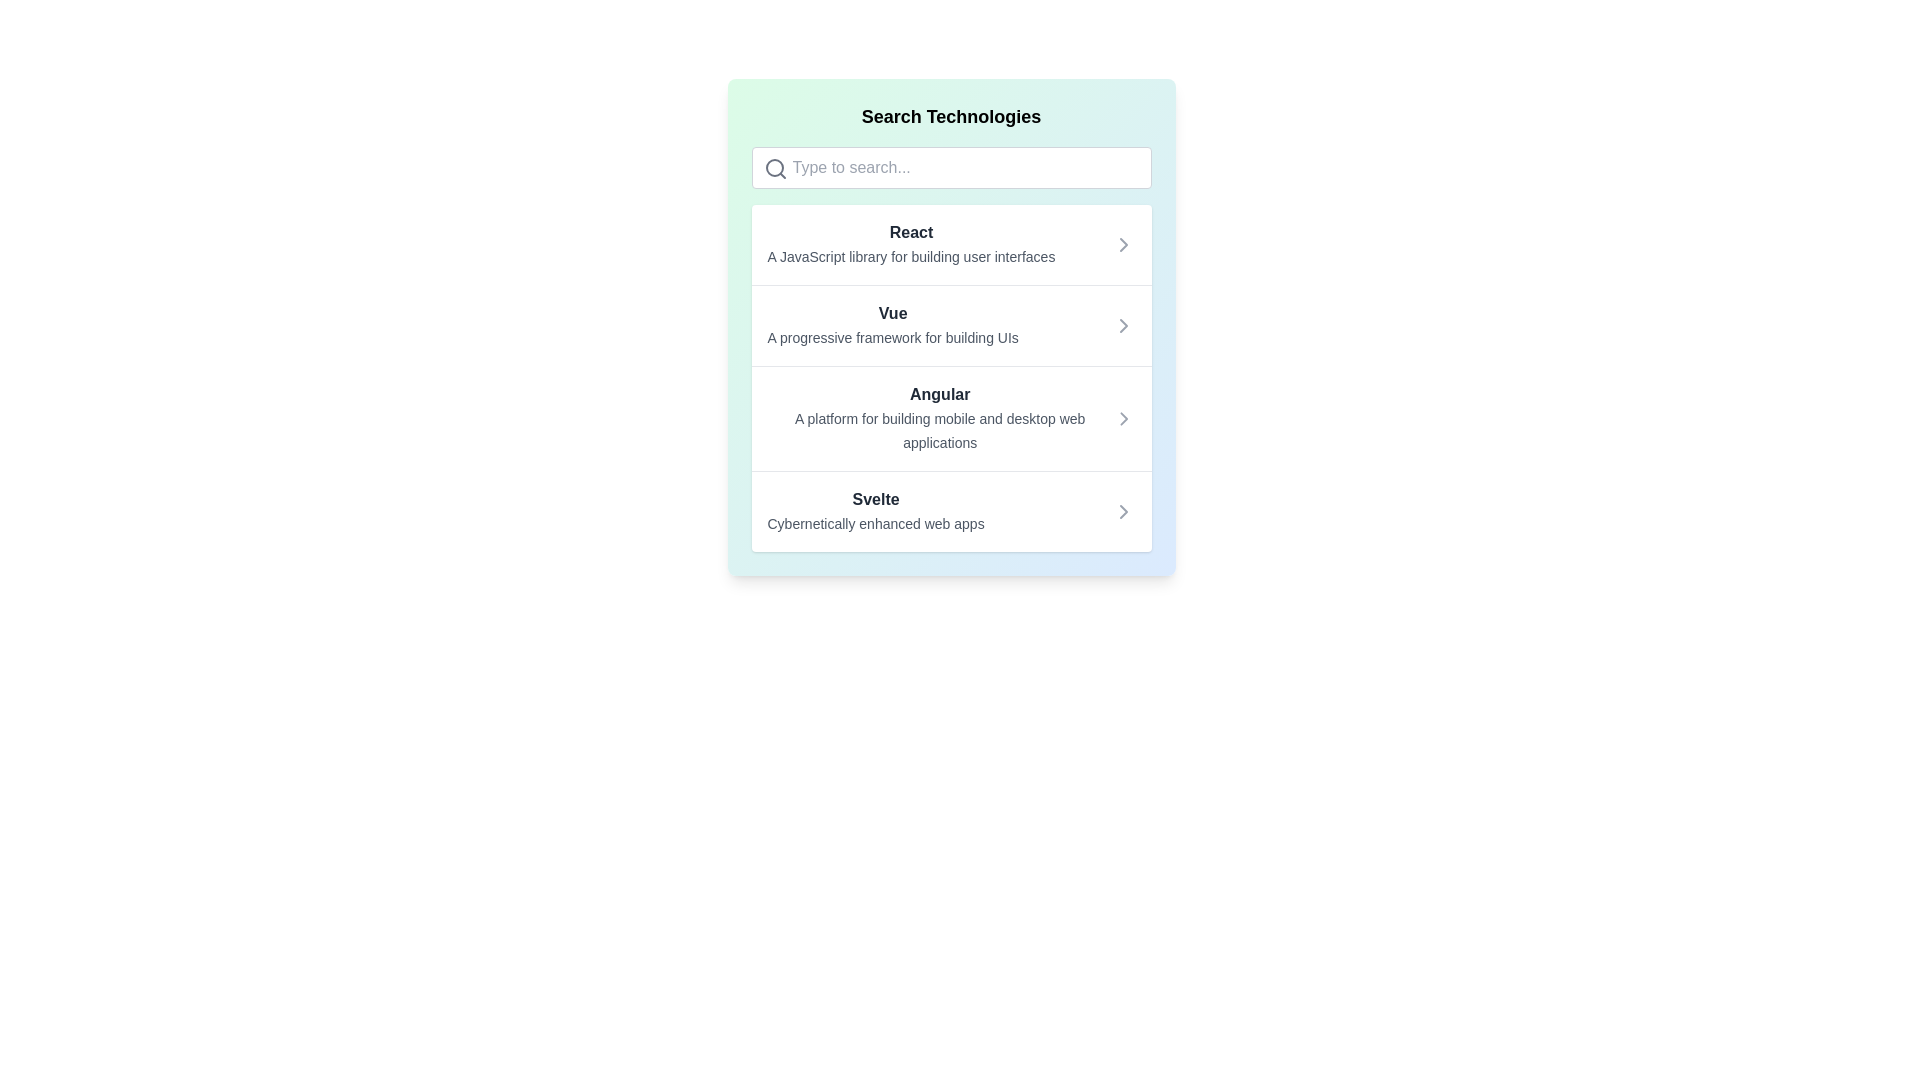 Image resolution: width=1920 pixels, height=1080 pixels. Describe the element at coordinates (910, 231) in the screenshot. I see `the 'React' label` at that location.